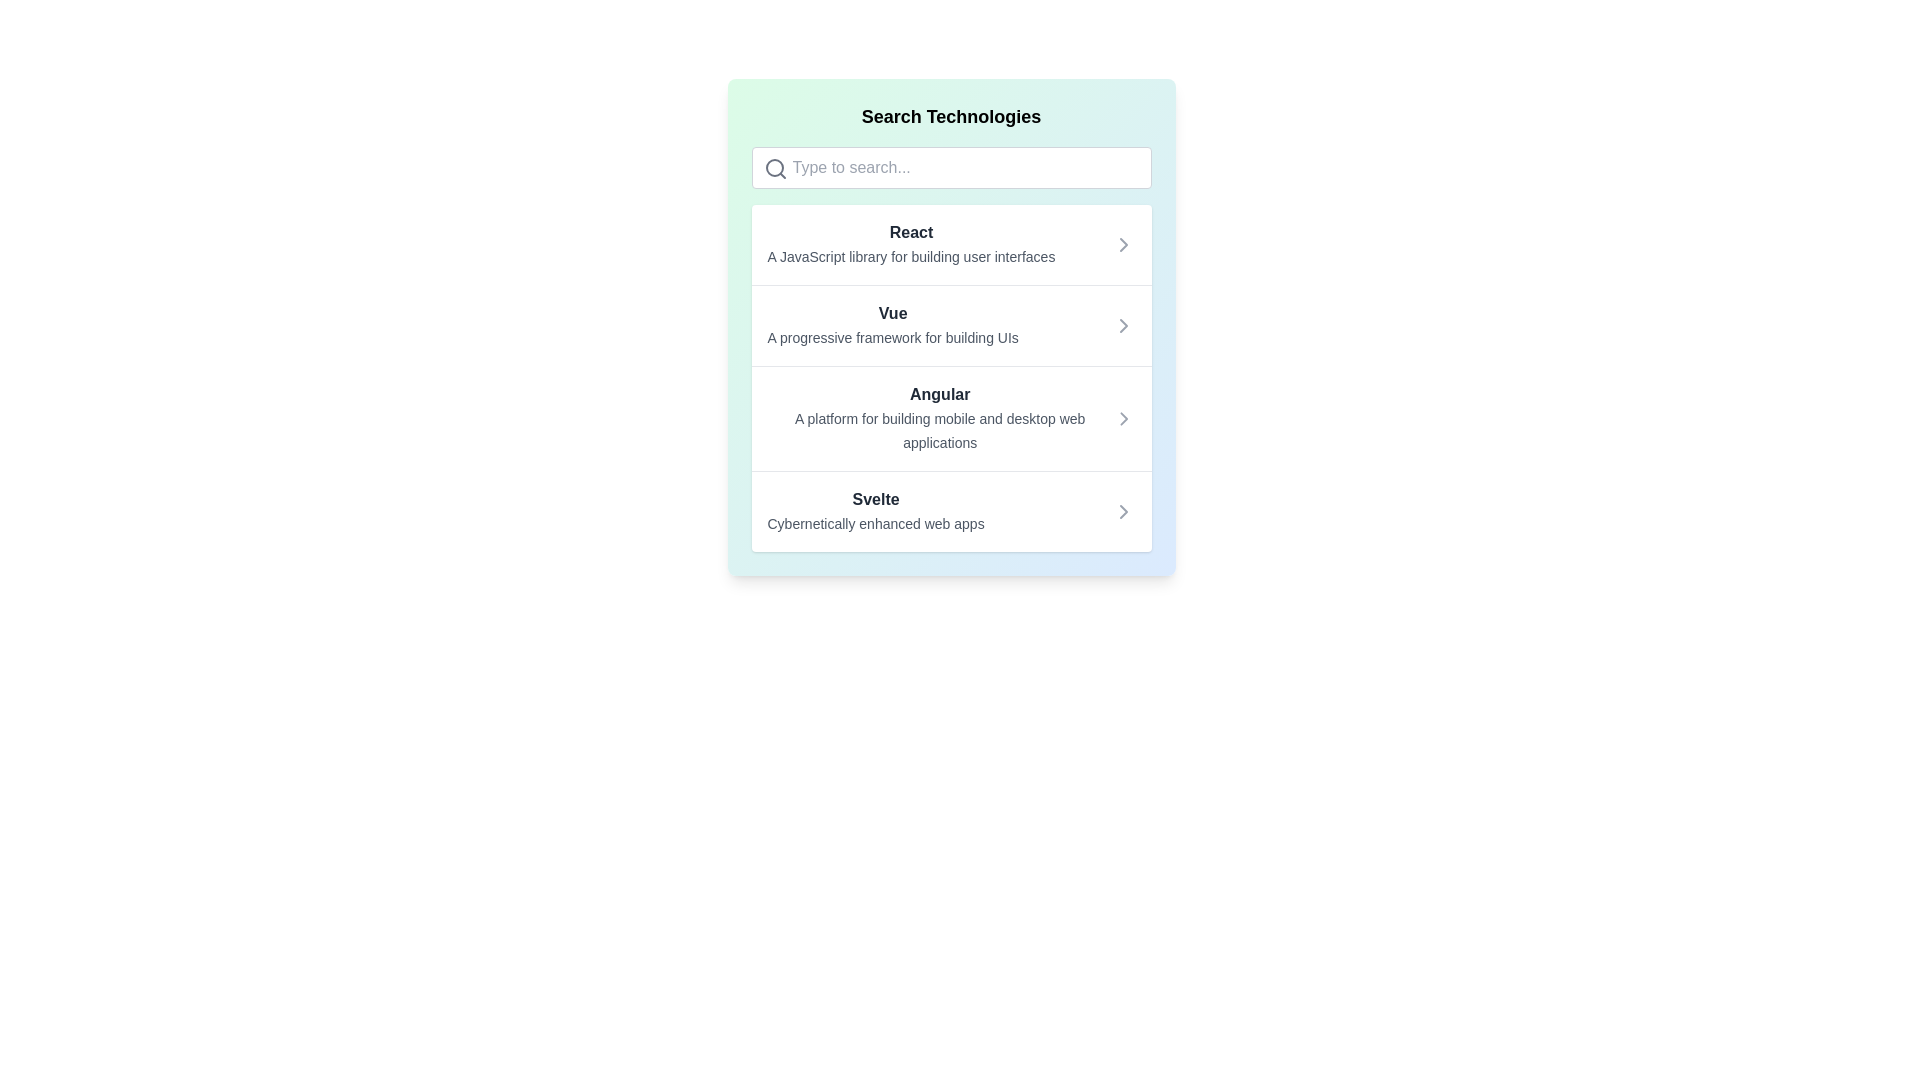 Image resolution: width=1920 pixels, height=1080 pixels. Describe the element at coordinates (910, 231) in the screenshot. I see `the 'React' label` at that location.